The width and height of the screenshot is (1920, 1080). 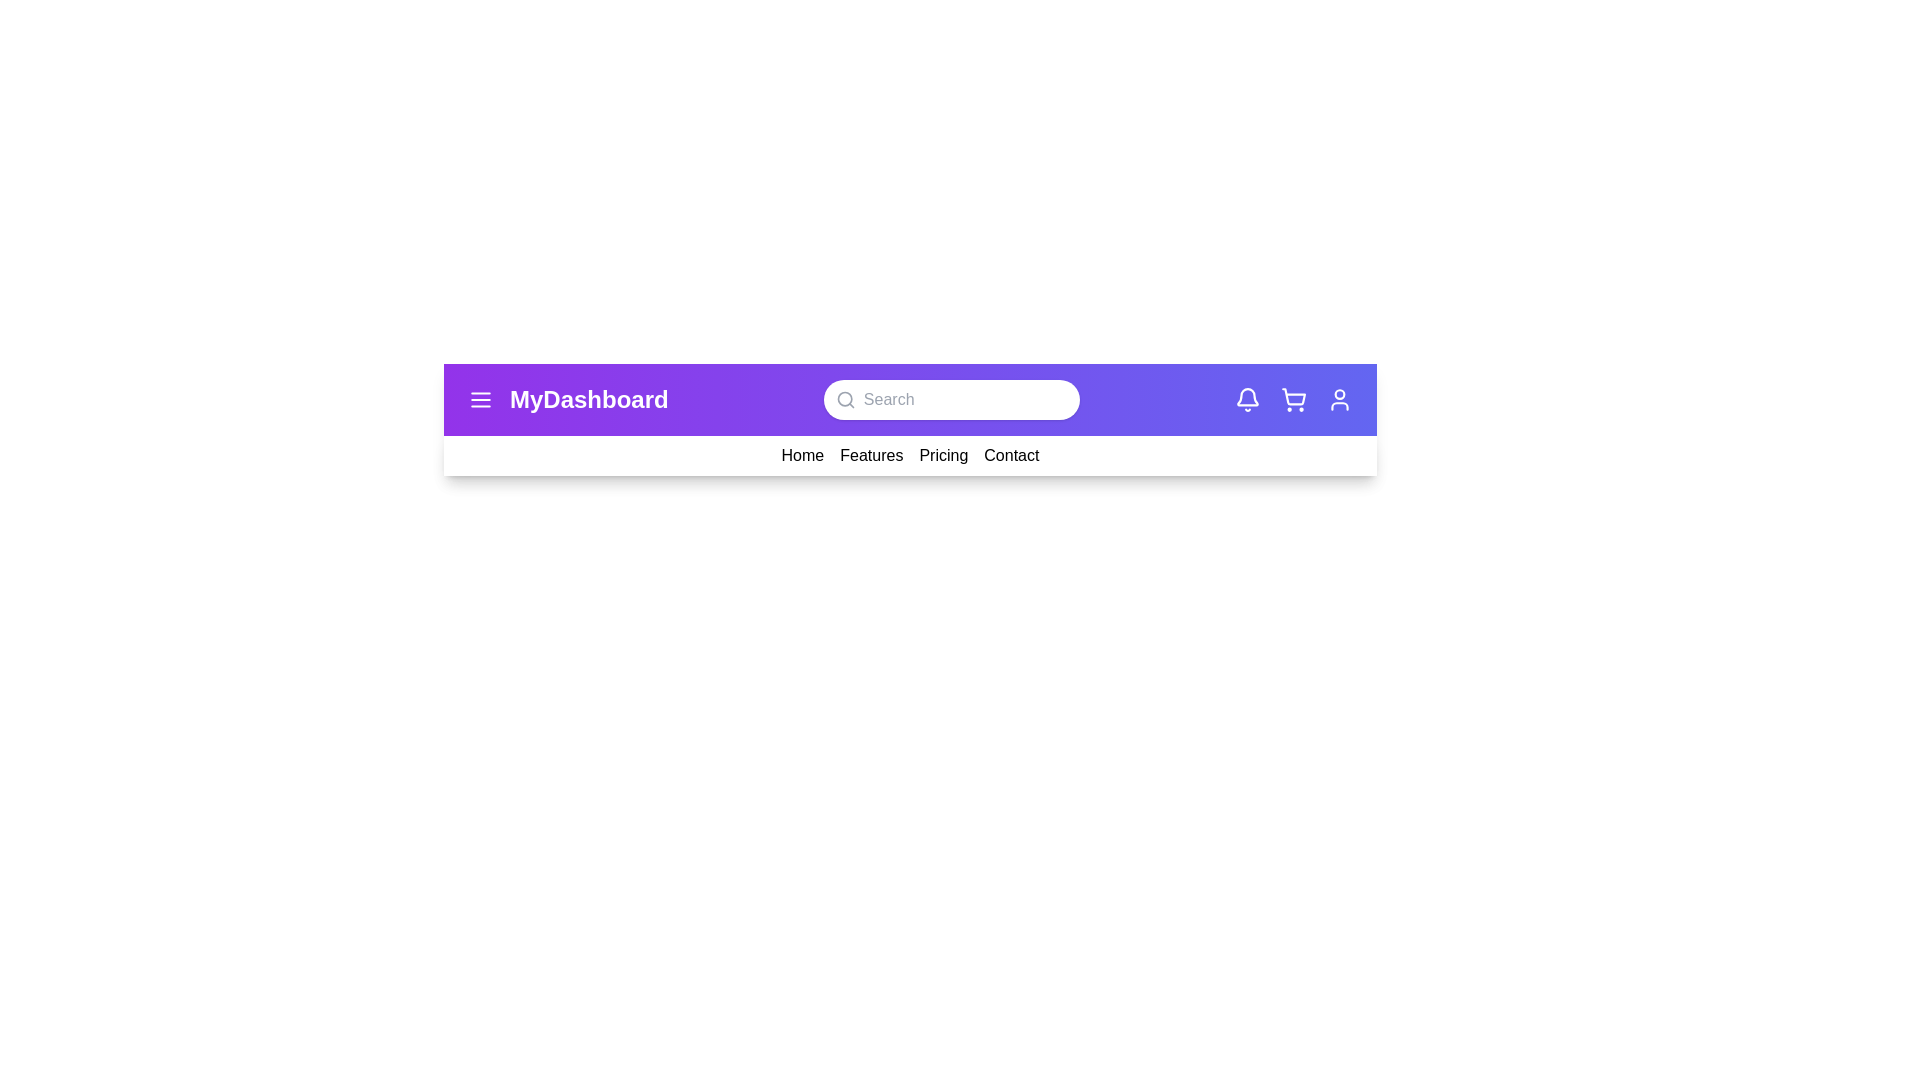 What do you see at coordinates (480, 400) in the screenshot?
I see `the menu icon to toggle the menu visibility` at bounding box center [480, 400].